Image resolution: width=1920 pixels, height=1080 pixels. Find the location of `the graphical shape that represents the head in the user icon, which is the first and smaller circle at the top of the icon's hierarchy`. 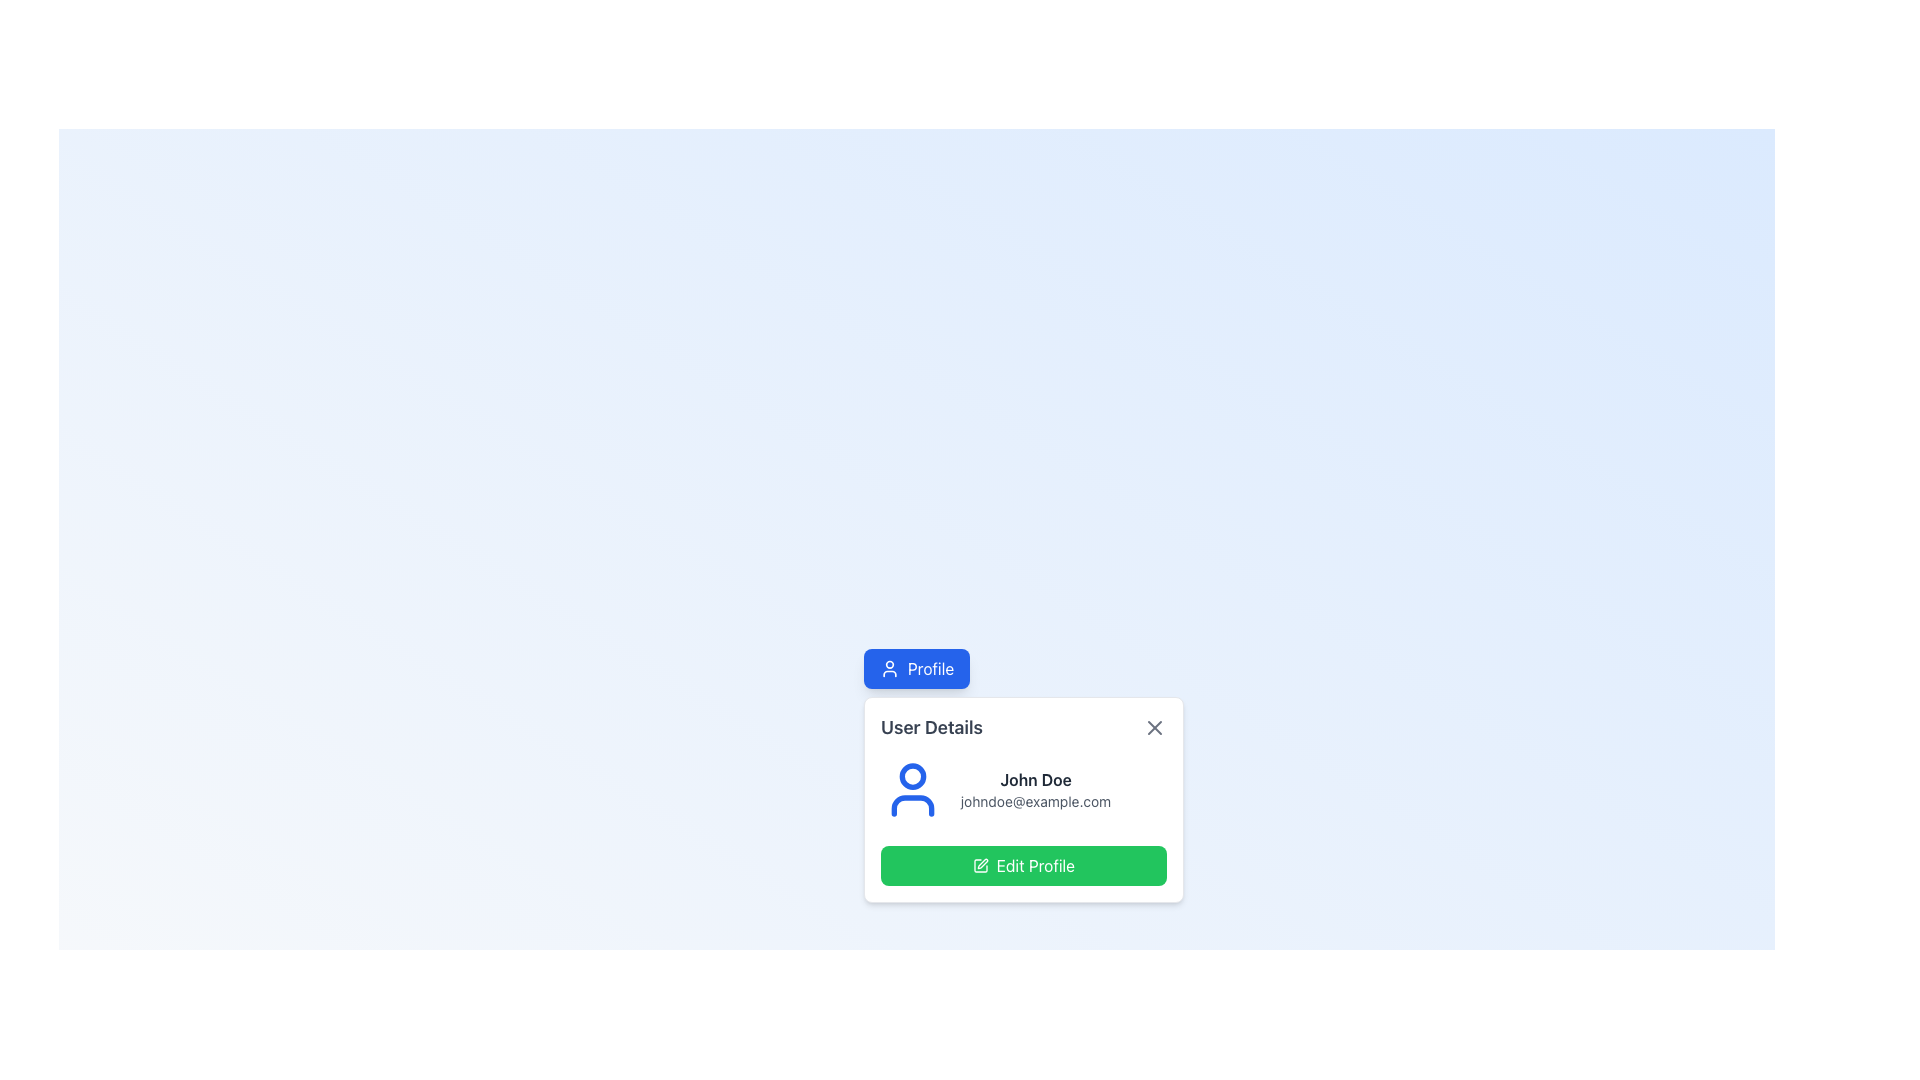

the graphical shape that represents the head in the user icon, which is the first and smaller circle at the top of the icon's hierarchy is located at coordinates (911, 775).